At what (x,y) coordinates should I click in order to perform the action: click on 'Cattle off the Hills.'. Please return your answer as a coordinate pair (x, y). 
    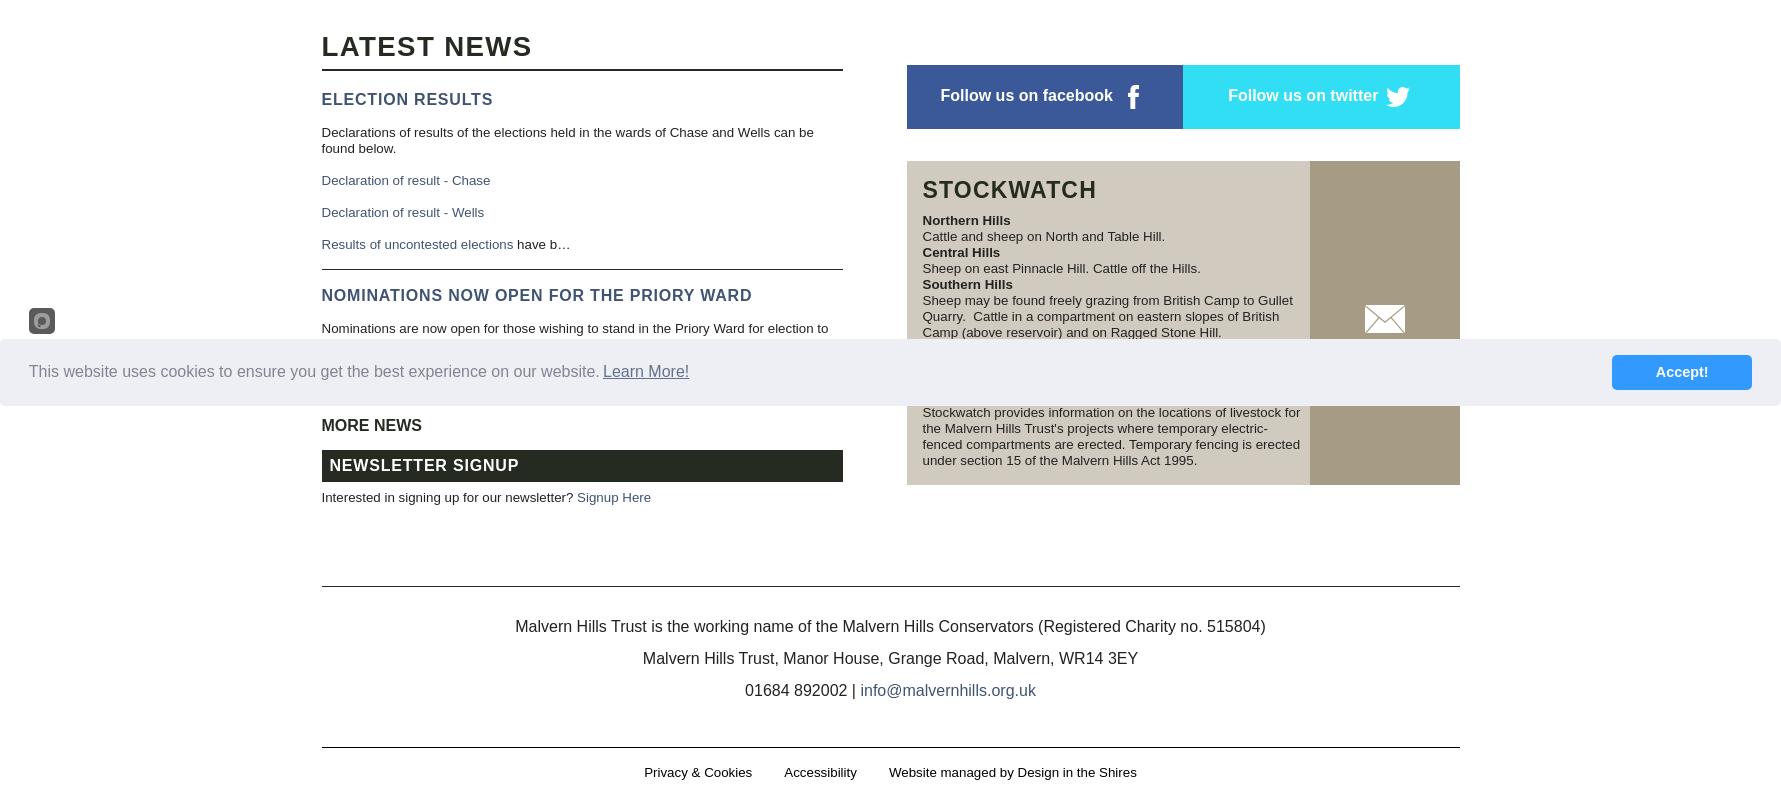
    Looking at the image, I should click on (1146, 266).